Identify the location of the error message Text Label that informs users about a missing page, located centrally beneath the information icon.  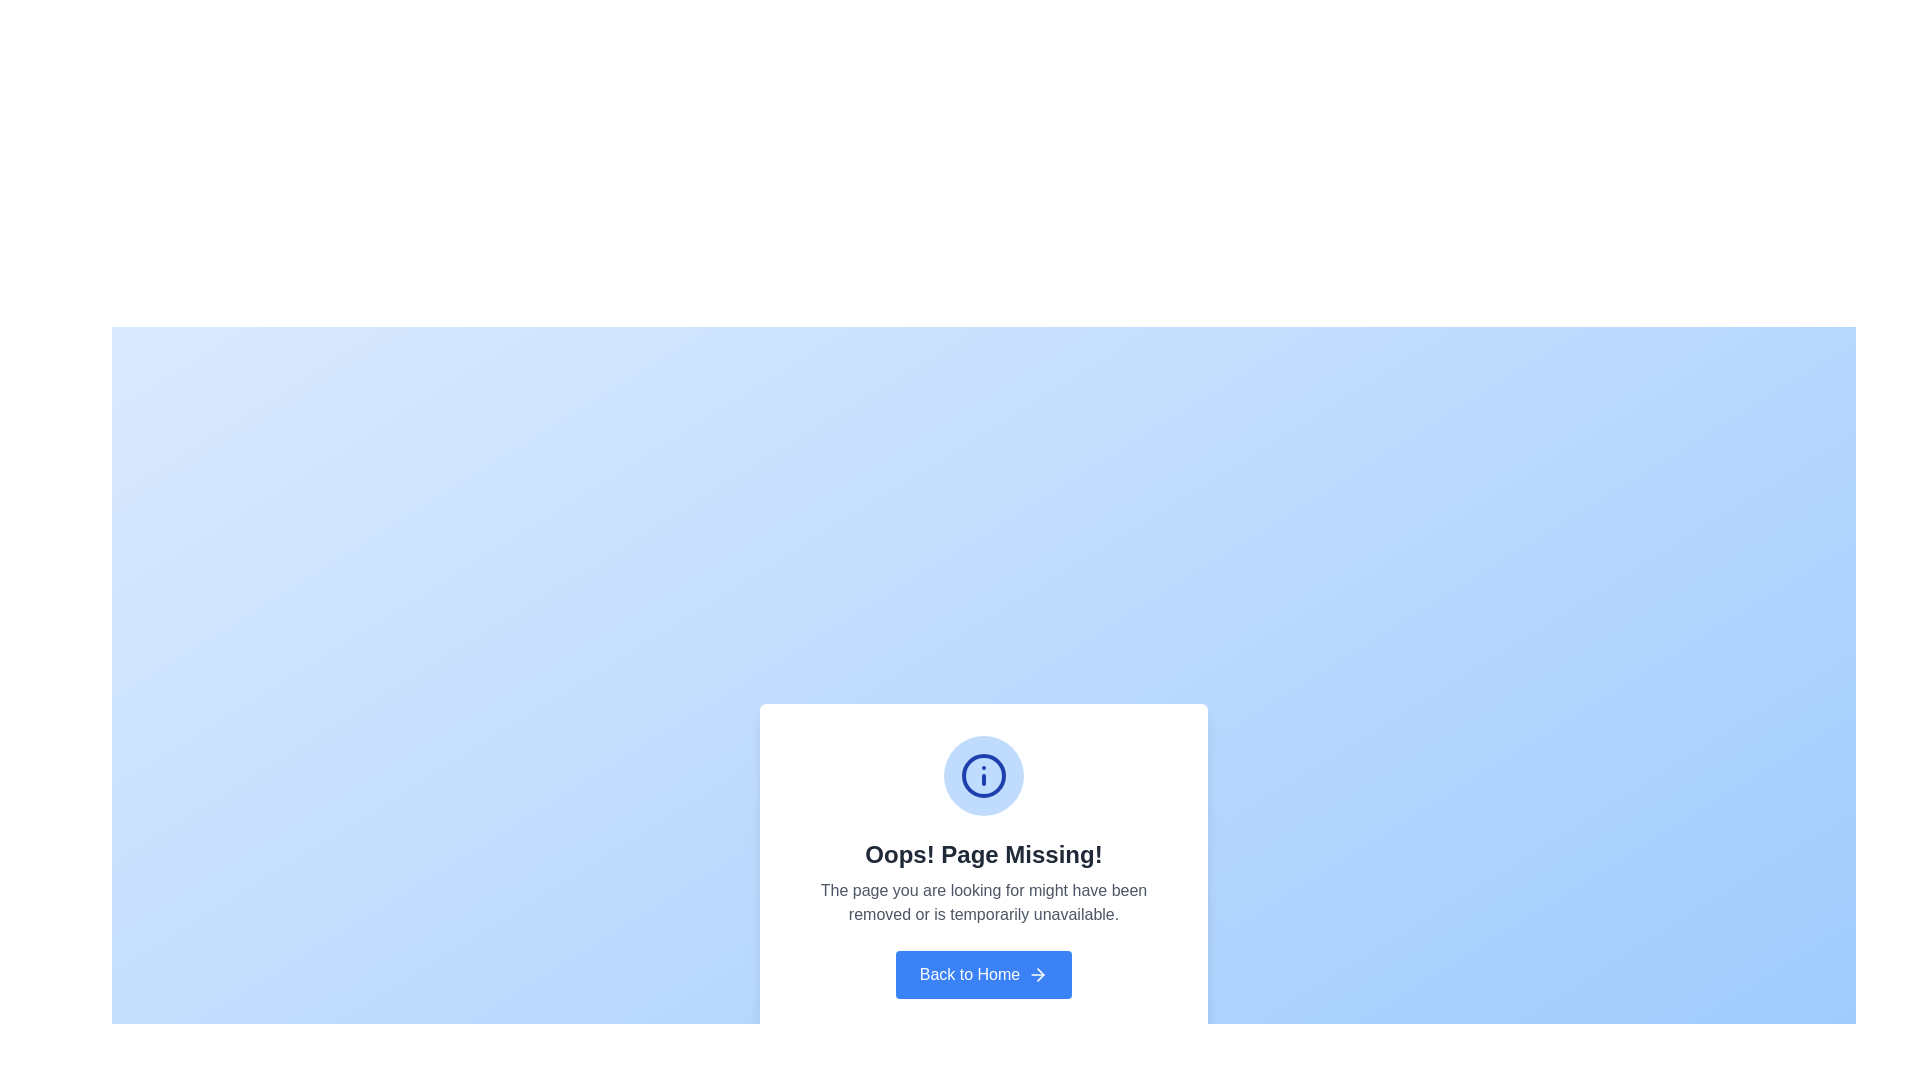
(983, 853).